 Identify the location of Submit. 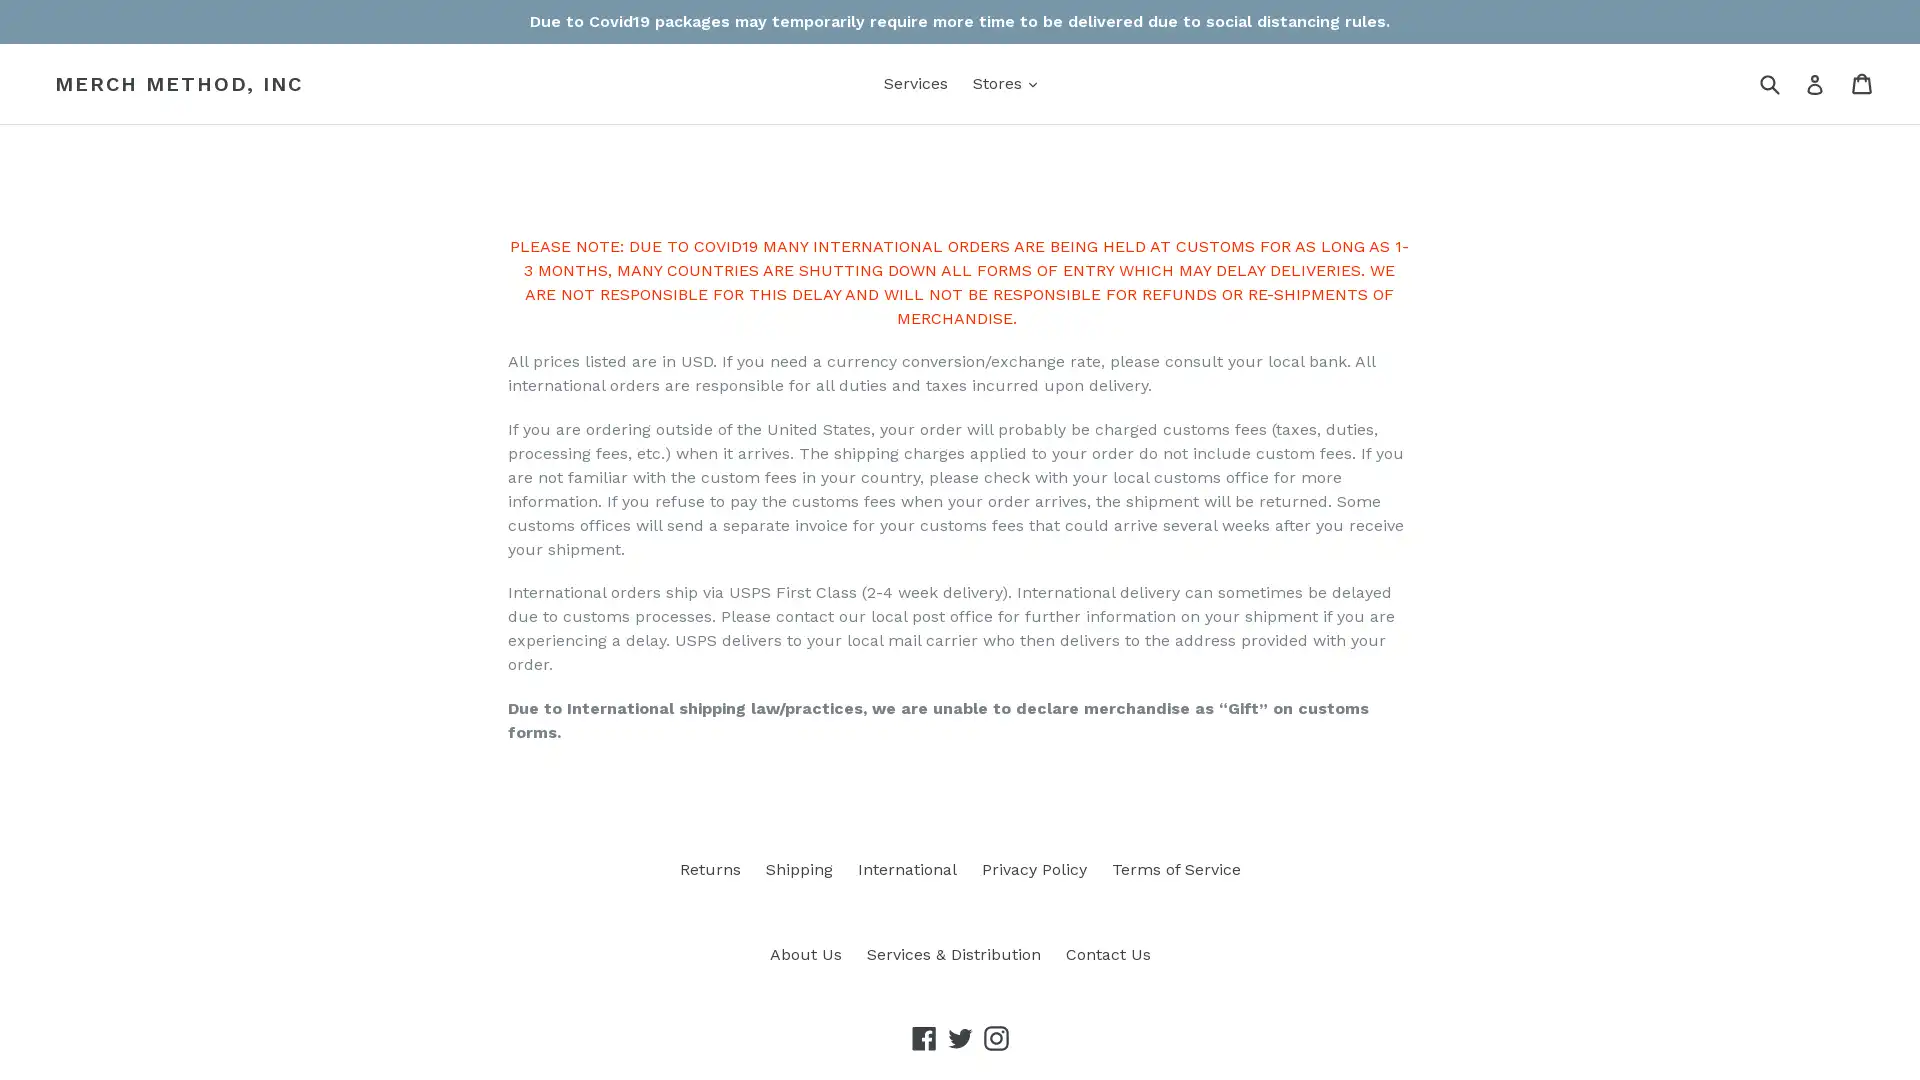
(1769, 82).